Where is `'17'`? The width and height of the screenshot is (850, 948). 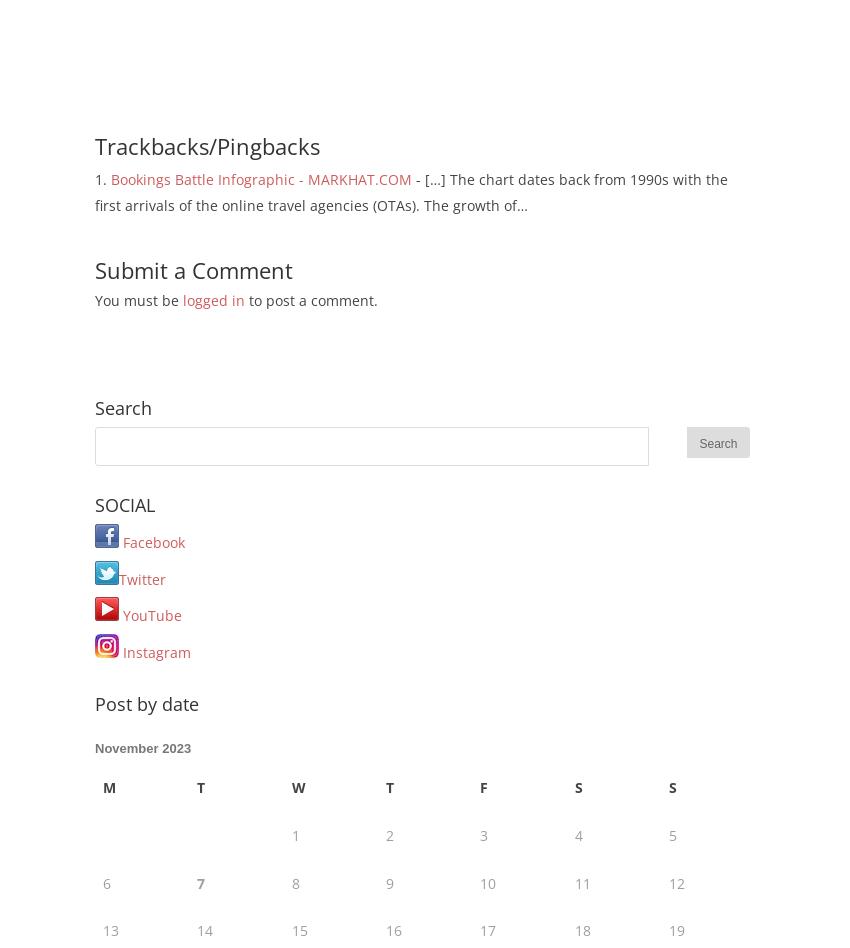 '17' is located at coordinates (487, 929).